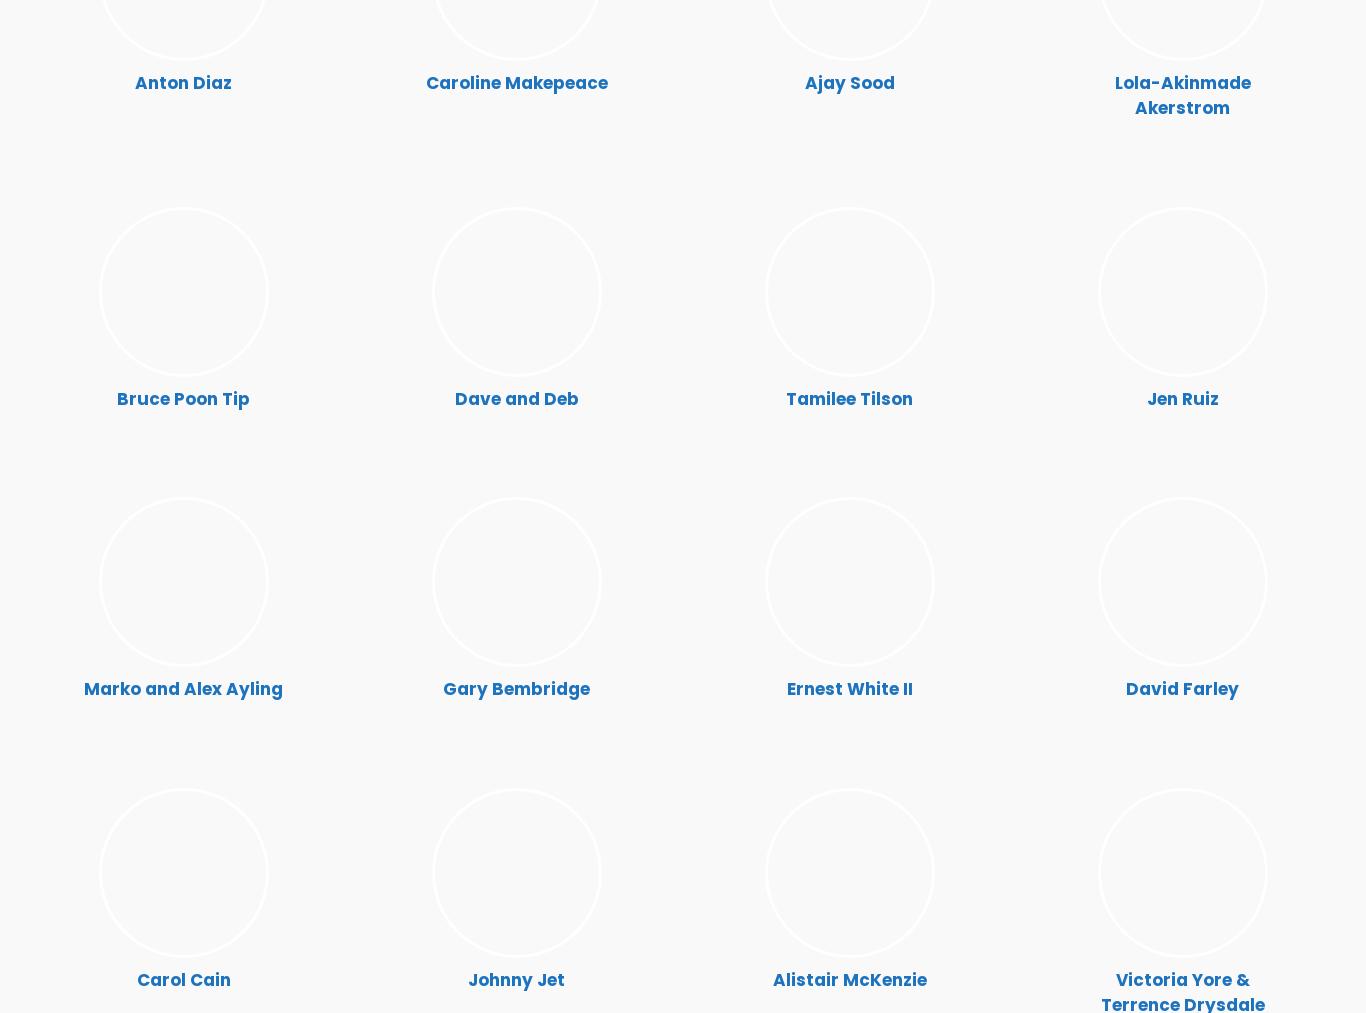 The image size is (1366, 1013). What do you see at coordinates (182, 688) in the screenshot?
I see `'Marko and Alex Ayling'` at bounding box center [182, 688].